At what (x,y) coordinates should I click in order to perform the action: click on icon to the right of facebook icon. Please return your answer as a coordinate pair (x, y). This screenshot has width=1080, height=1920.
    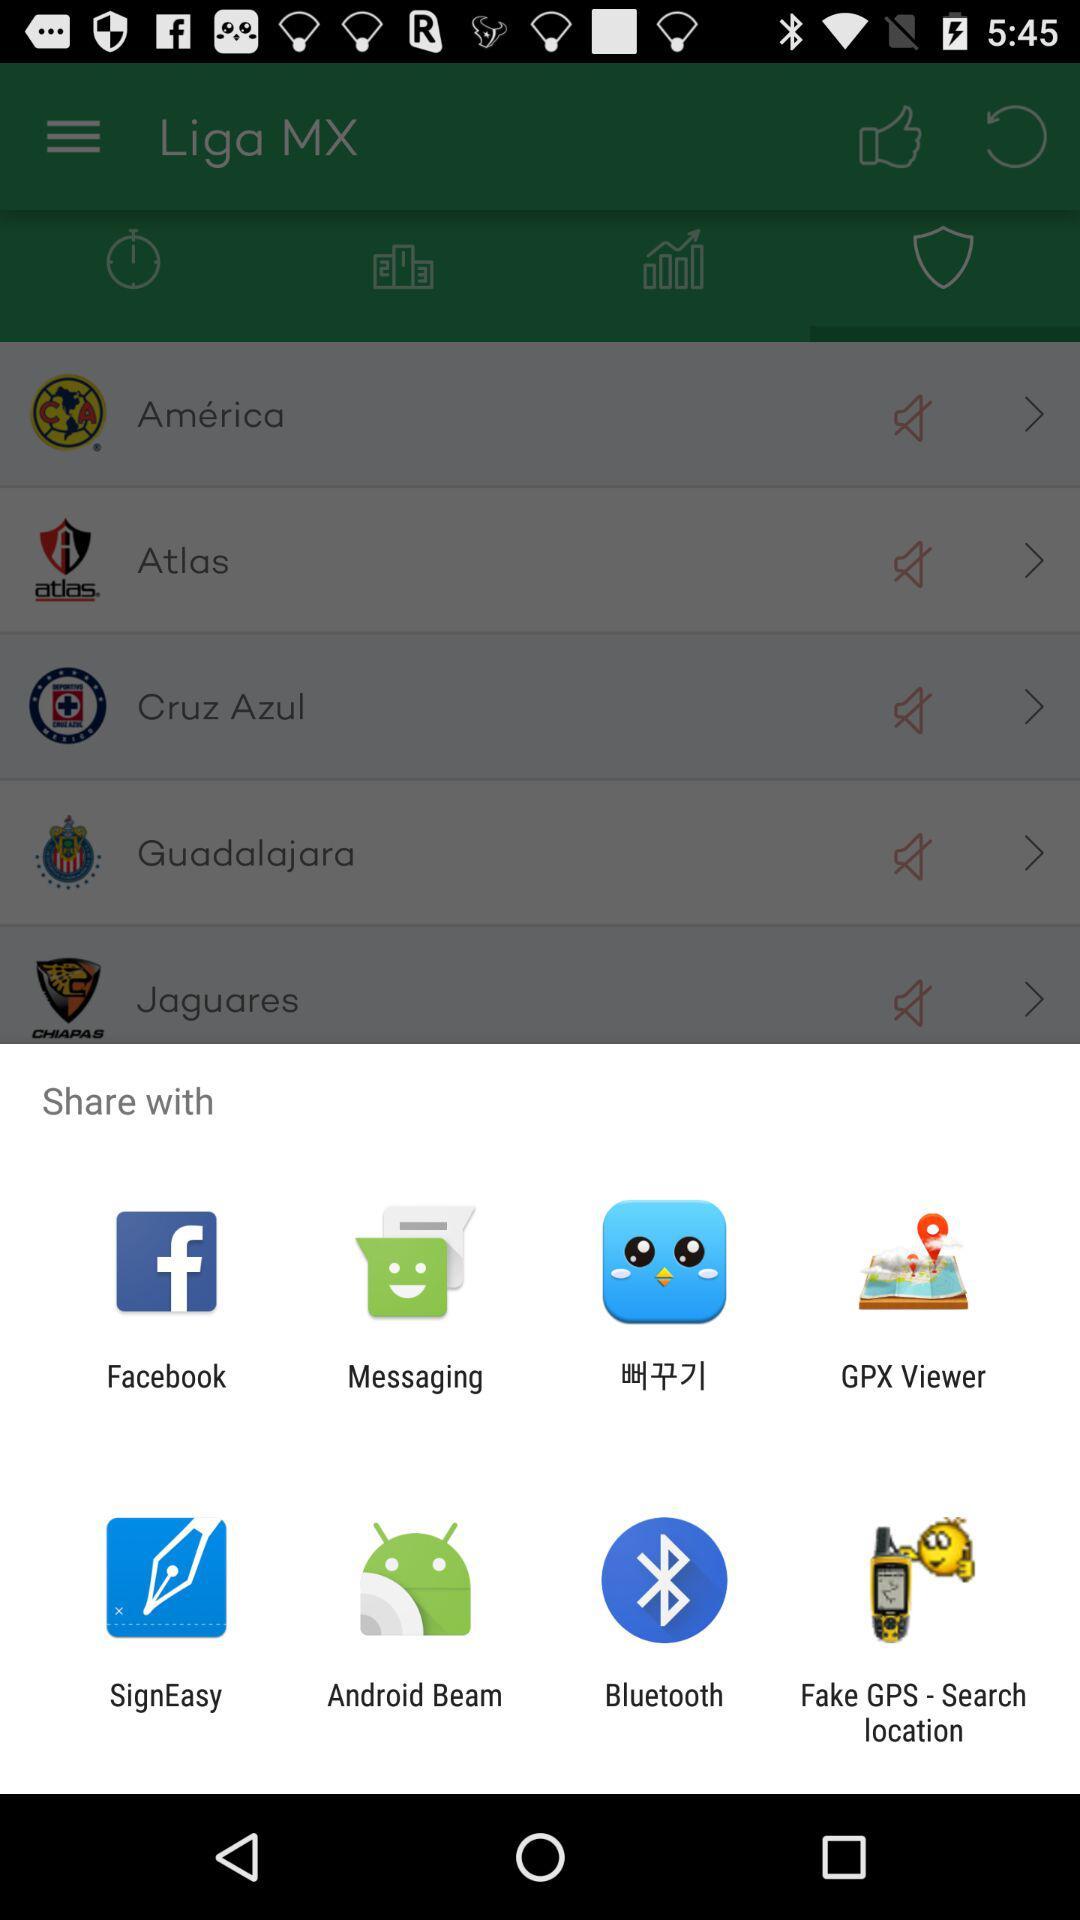
    Looking at the image, I should click on (414, 1392).